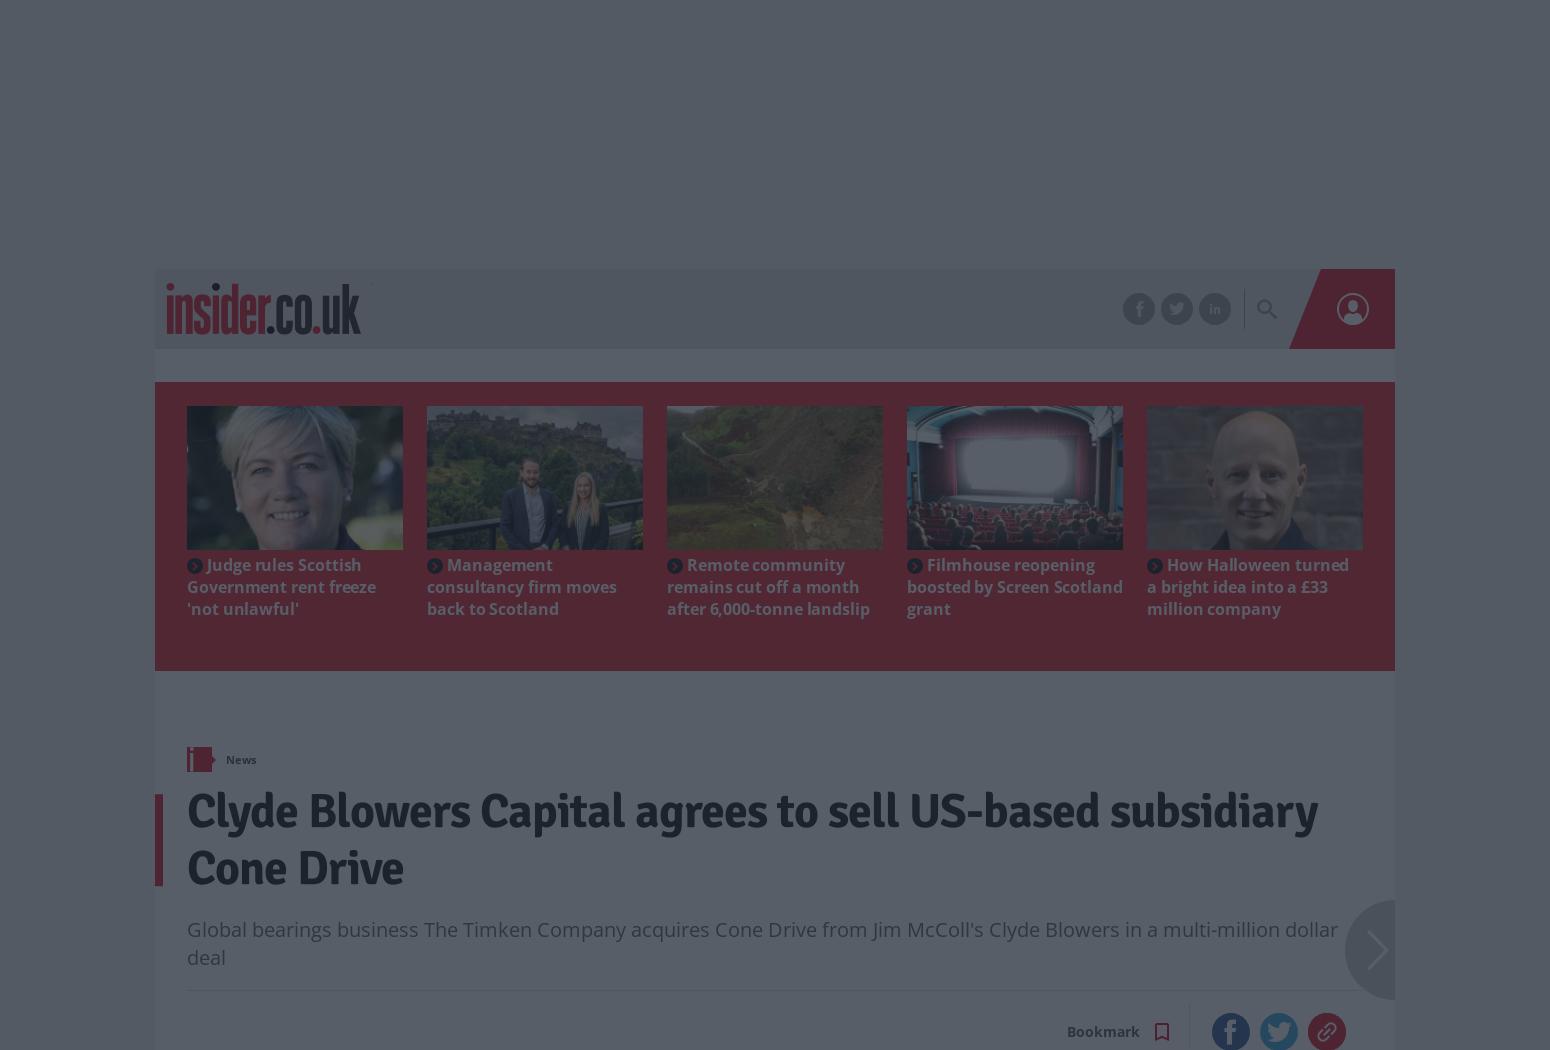 The height and width of the screenshot is (1050, 1550). Describe the element at coordinates (521, 585) in the screenshot. I see `'Management consultancy firm moves back to Scotland'` at that location.